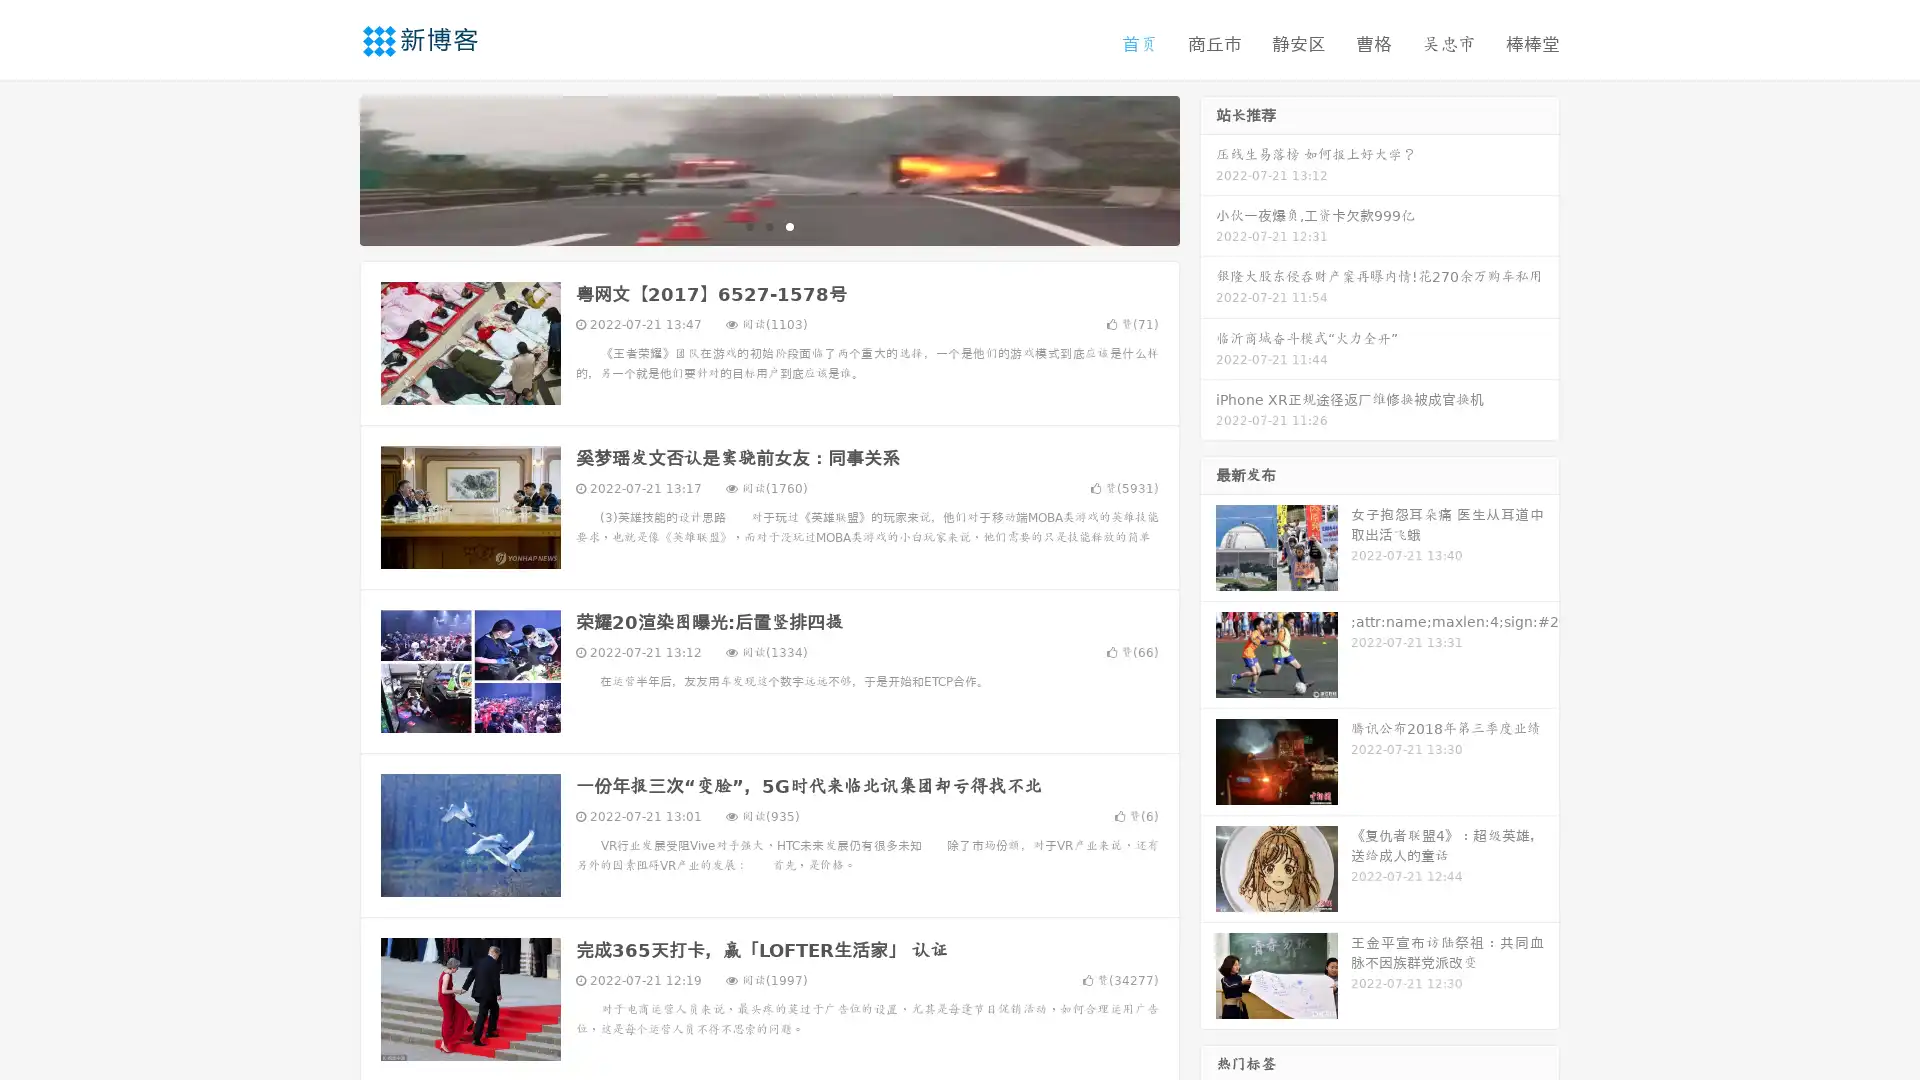 This screenshot has height=1080, width=1920. Describe the element at coordinates (330, 168) in the screenshot. I see `Previous slide` at that location.